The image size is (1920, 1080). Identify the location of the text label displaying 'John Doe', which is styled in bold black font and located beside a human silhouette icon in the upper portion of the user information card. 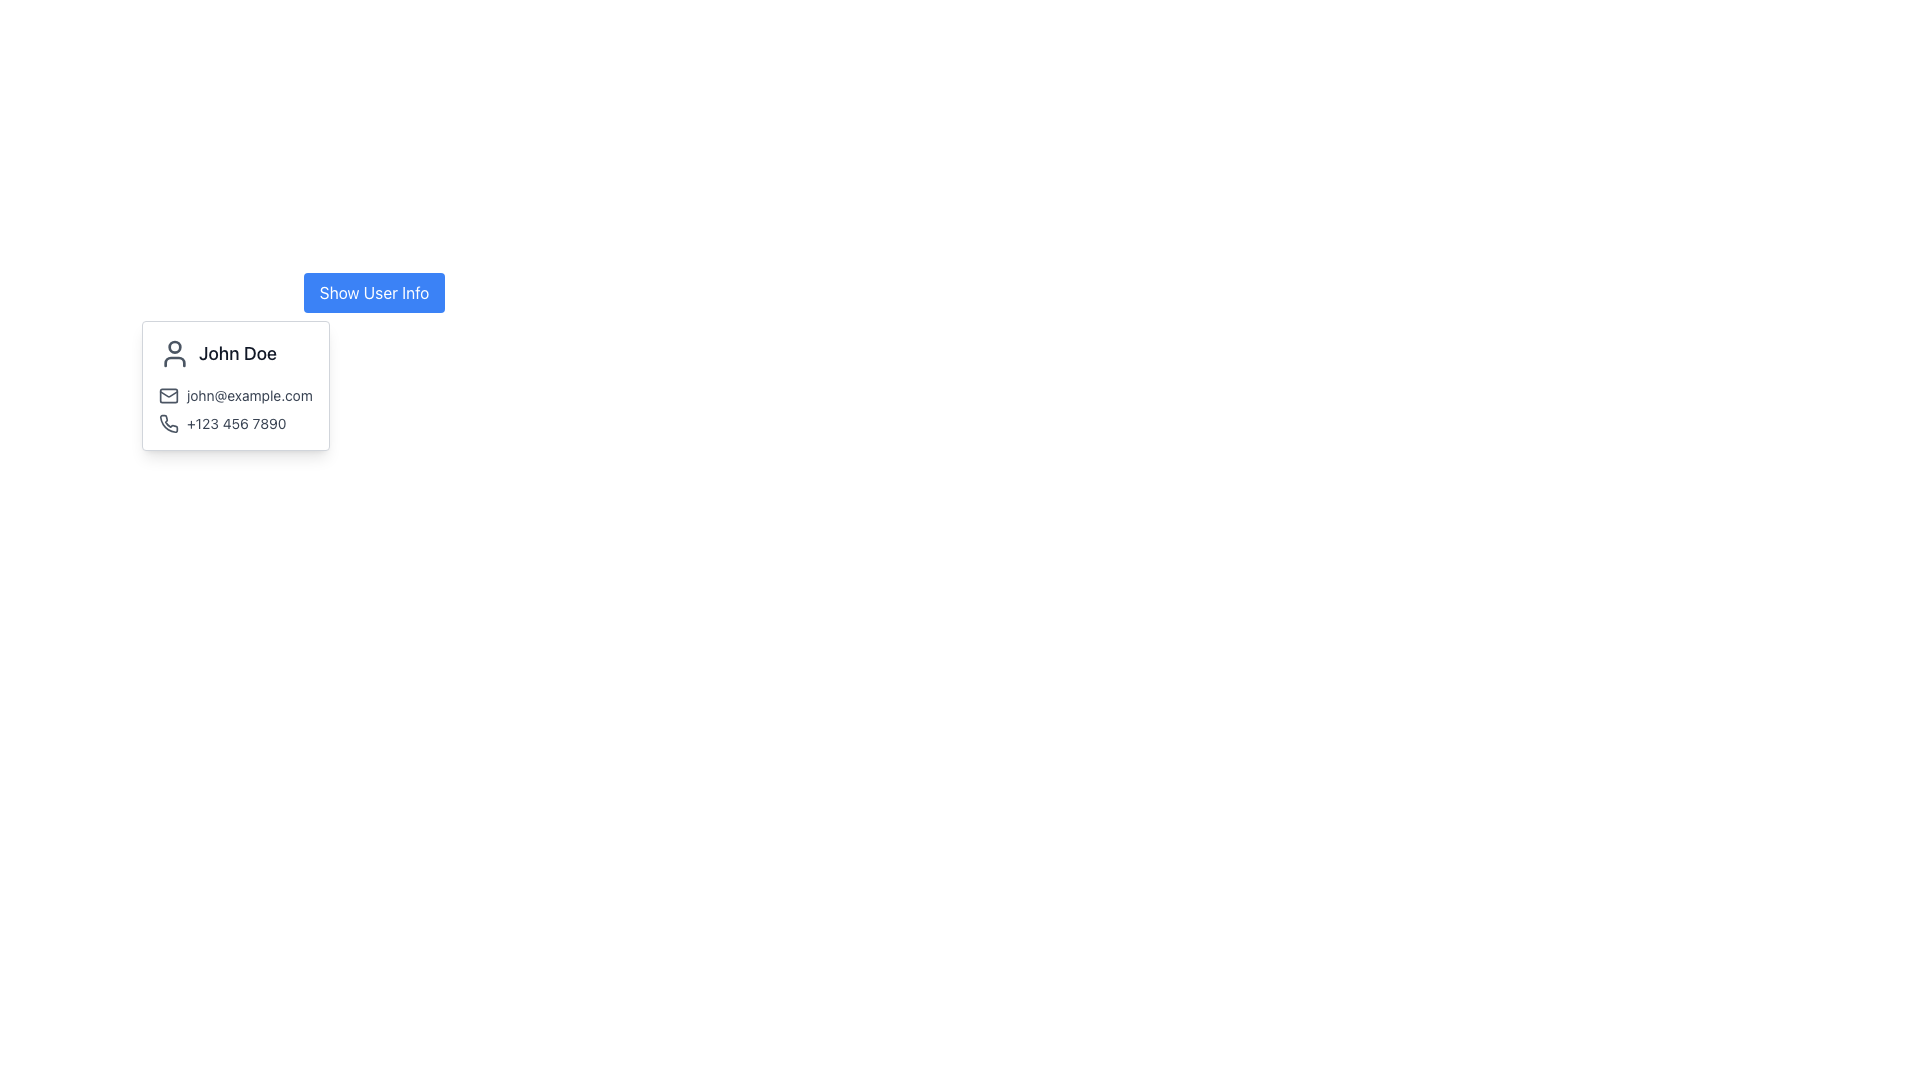
(237, 353).